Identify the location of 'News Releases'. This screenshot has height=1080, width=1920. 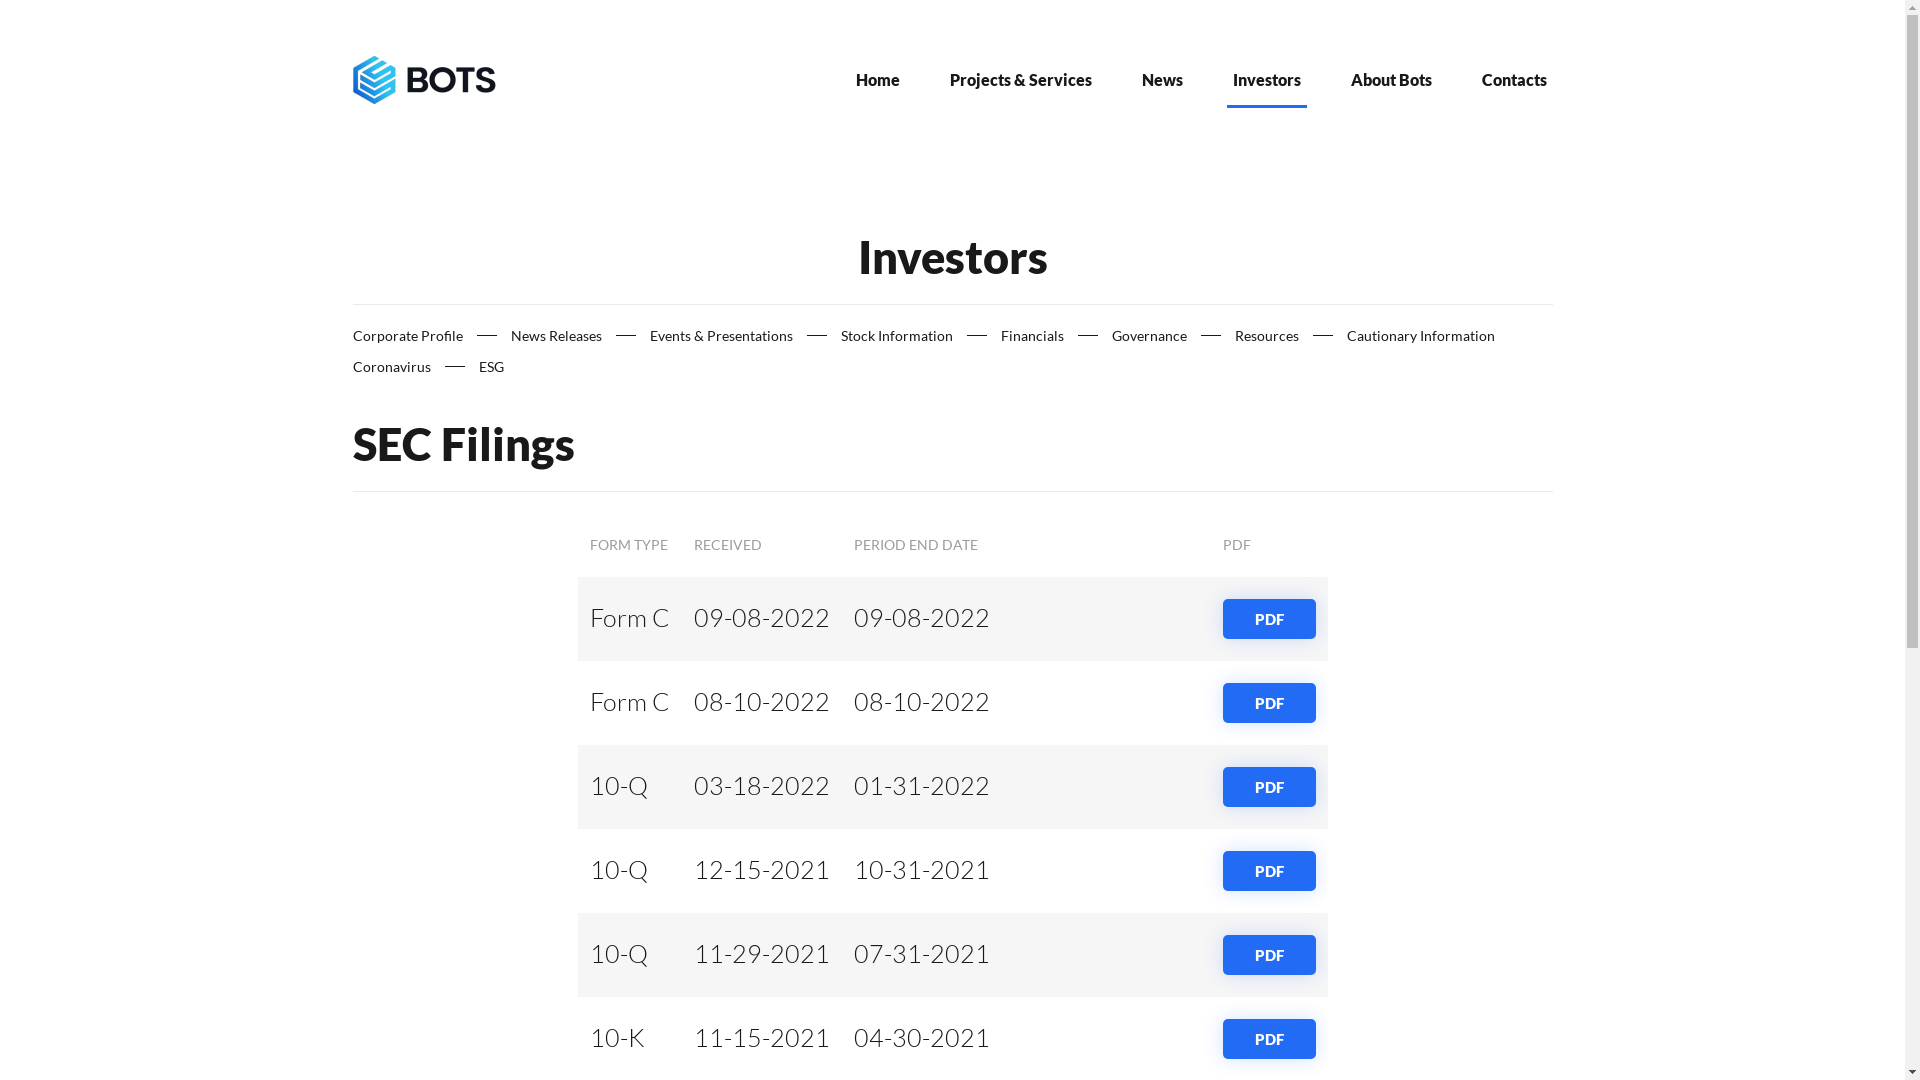
(555, 334).